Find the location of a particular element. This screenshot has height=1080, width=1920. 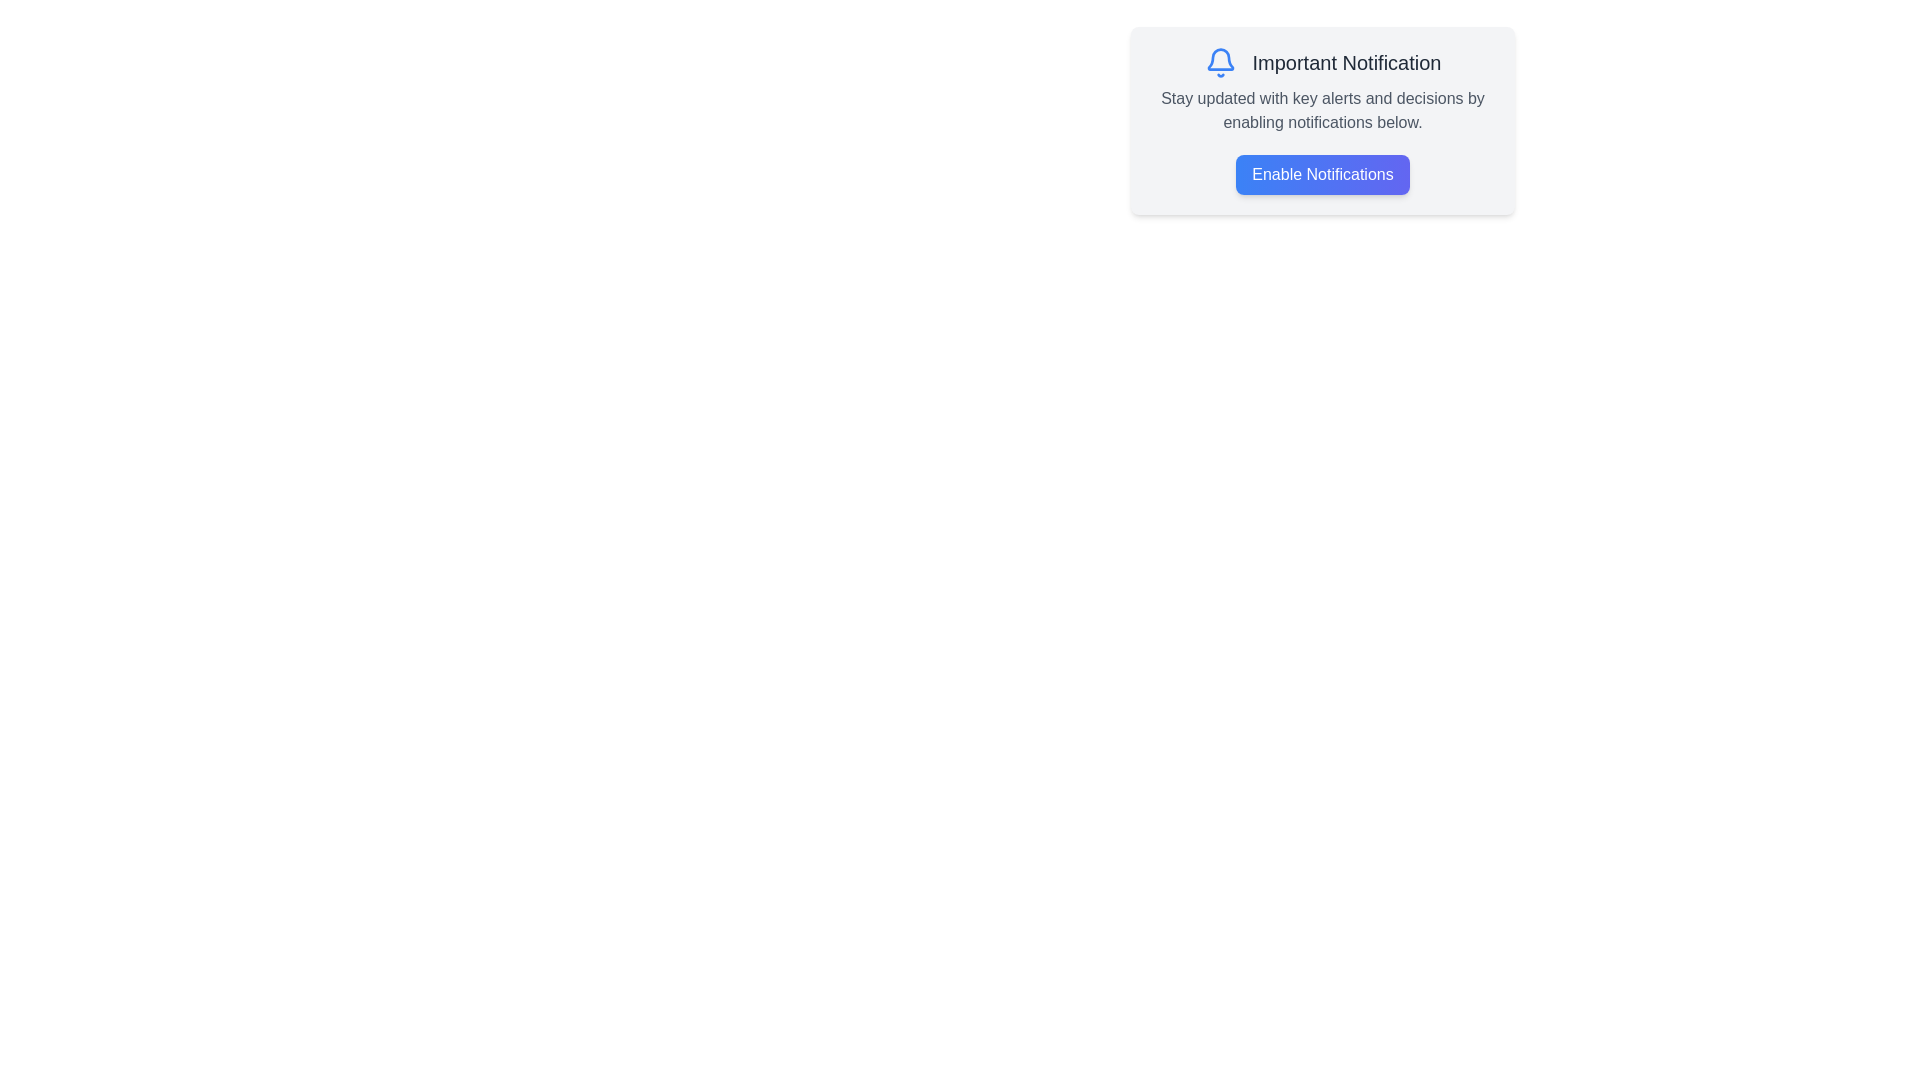

the blue bell icon outlined in a circular shape located to the left of the text 'Important Notification' is located at coordinates (1219, 61).